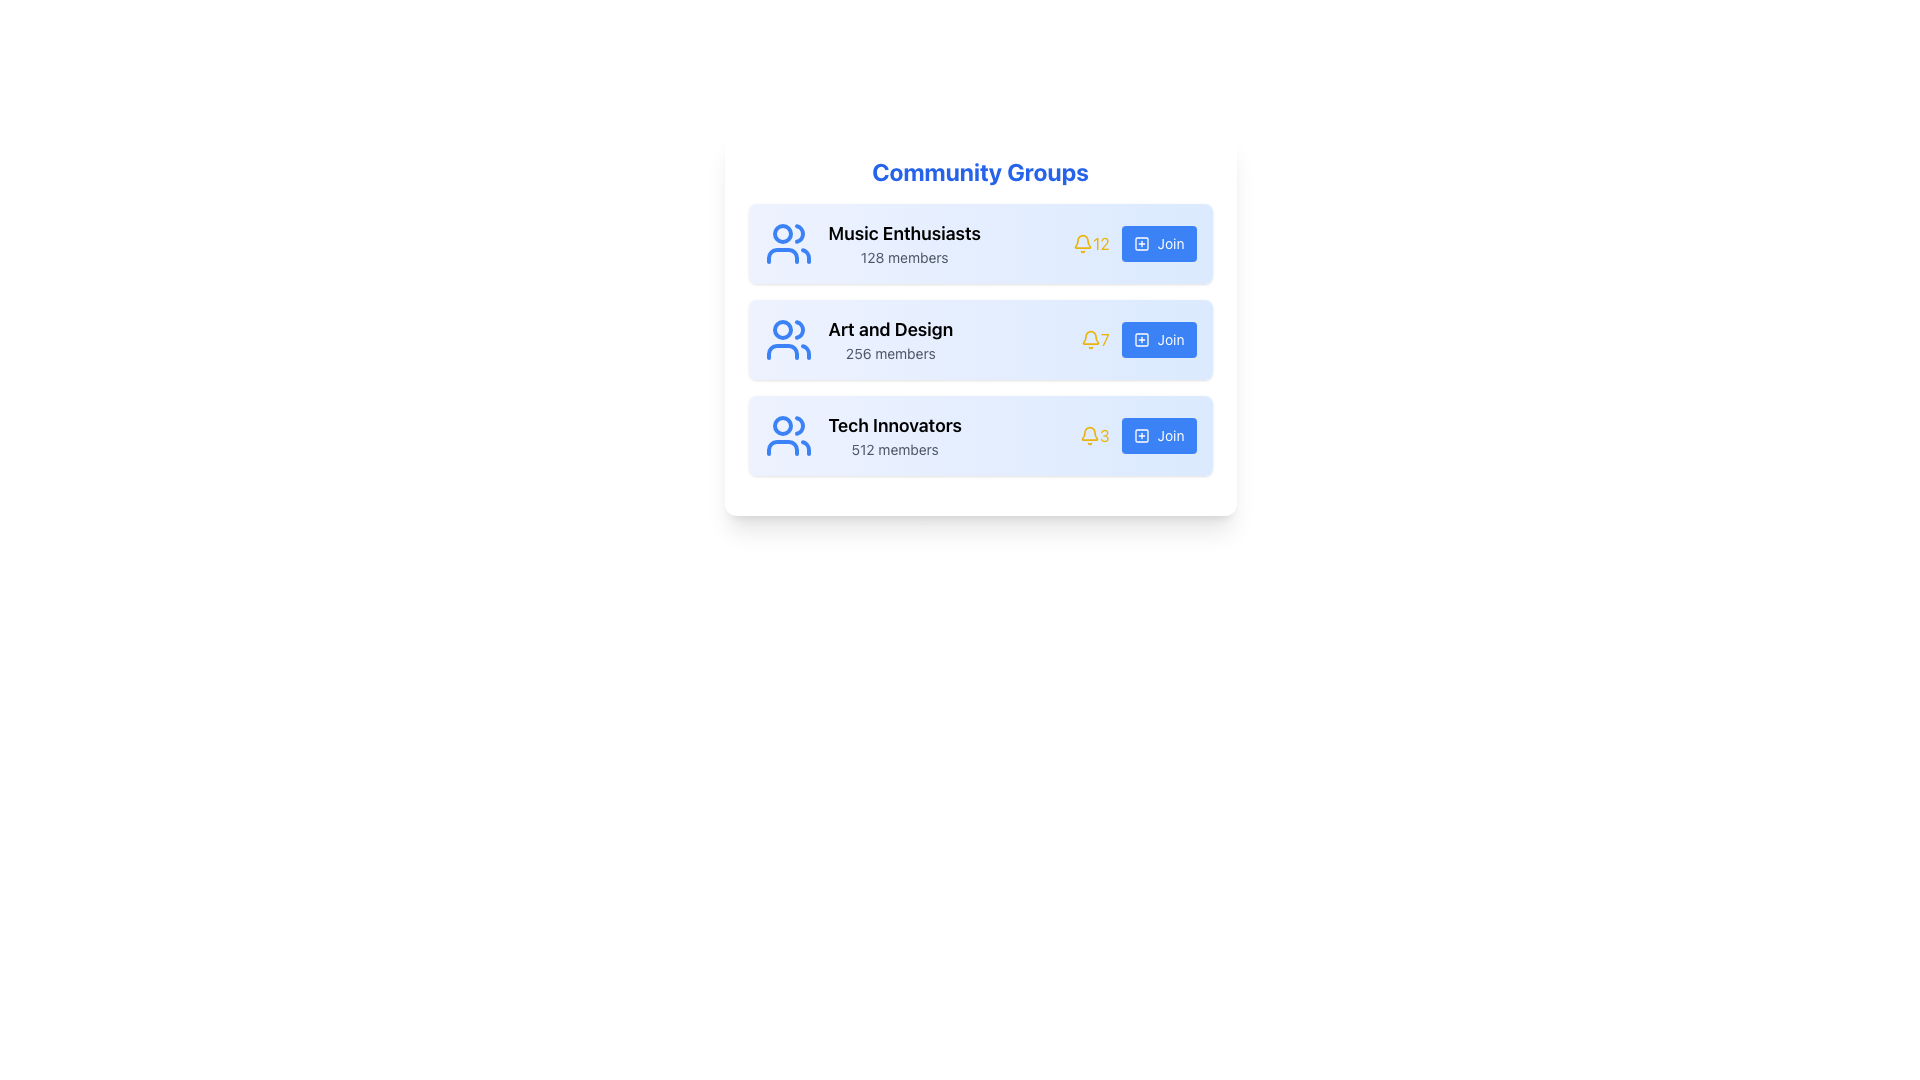 This screenshot has height=1080, width=1920. What do you see at coordinates (781, 350) in the screenshot?
I see `the curve within the blue user group icon on the second card labeled 'Art and Design' in the 'Community Groups' panel` at bounding box center [781, 350].